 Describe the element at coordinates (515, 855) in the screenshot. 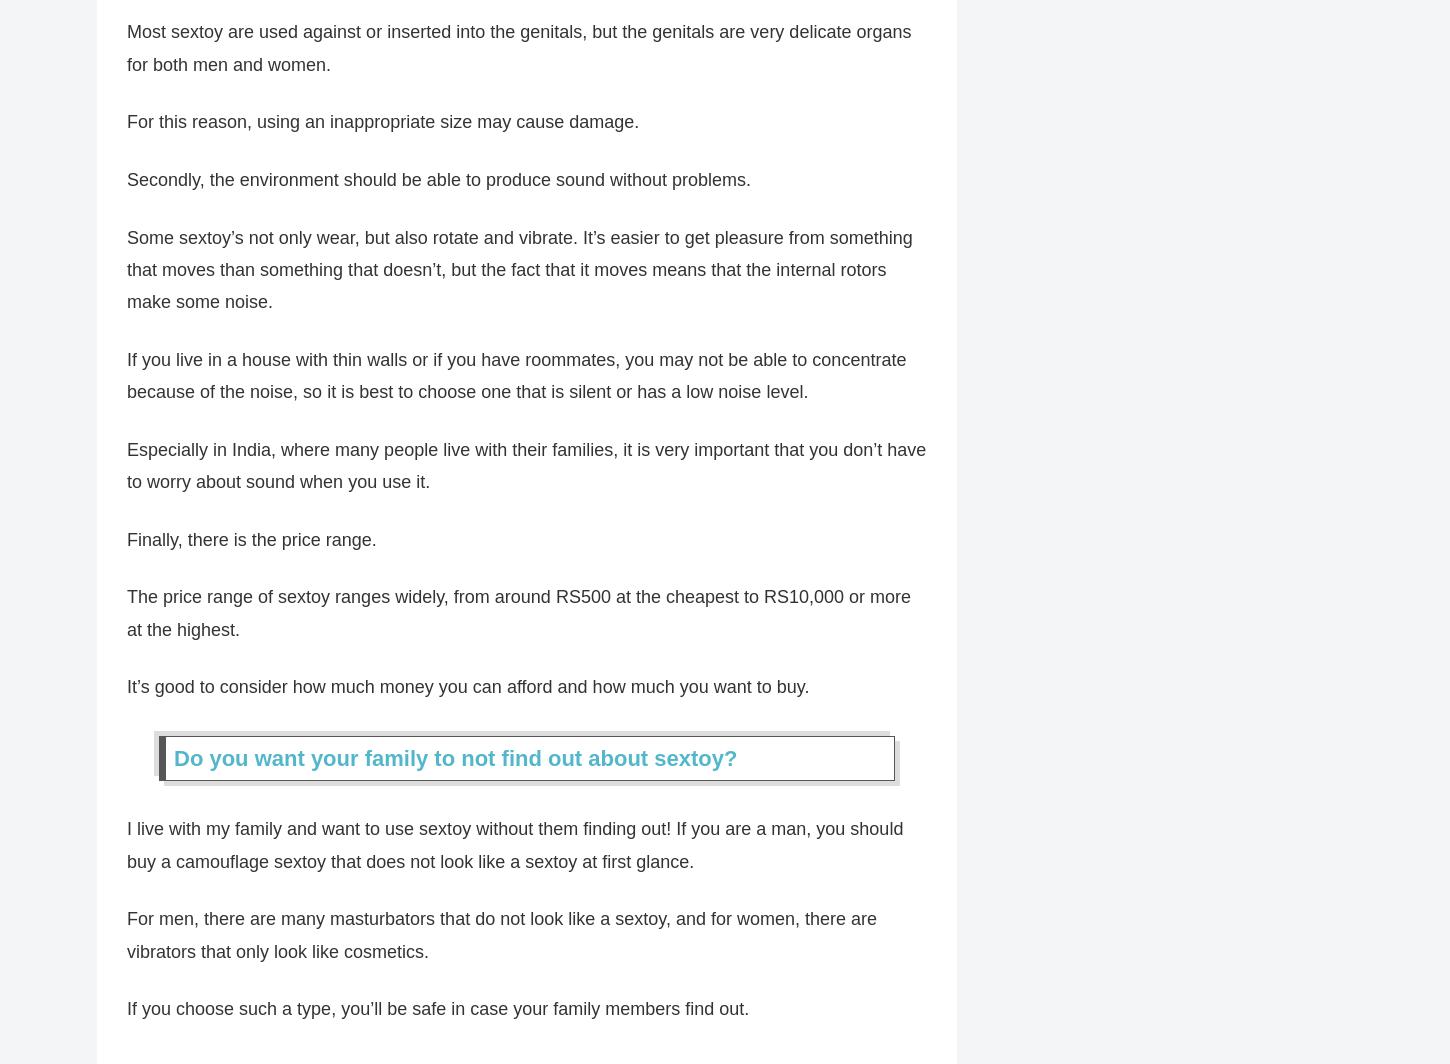

I see `'I live with my family and want to use sextoy without them finding out! If you are a man, you should buy a camouflage sextoy that does not look like a sextoy at first glance.'` at that location.